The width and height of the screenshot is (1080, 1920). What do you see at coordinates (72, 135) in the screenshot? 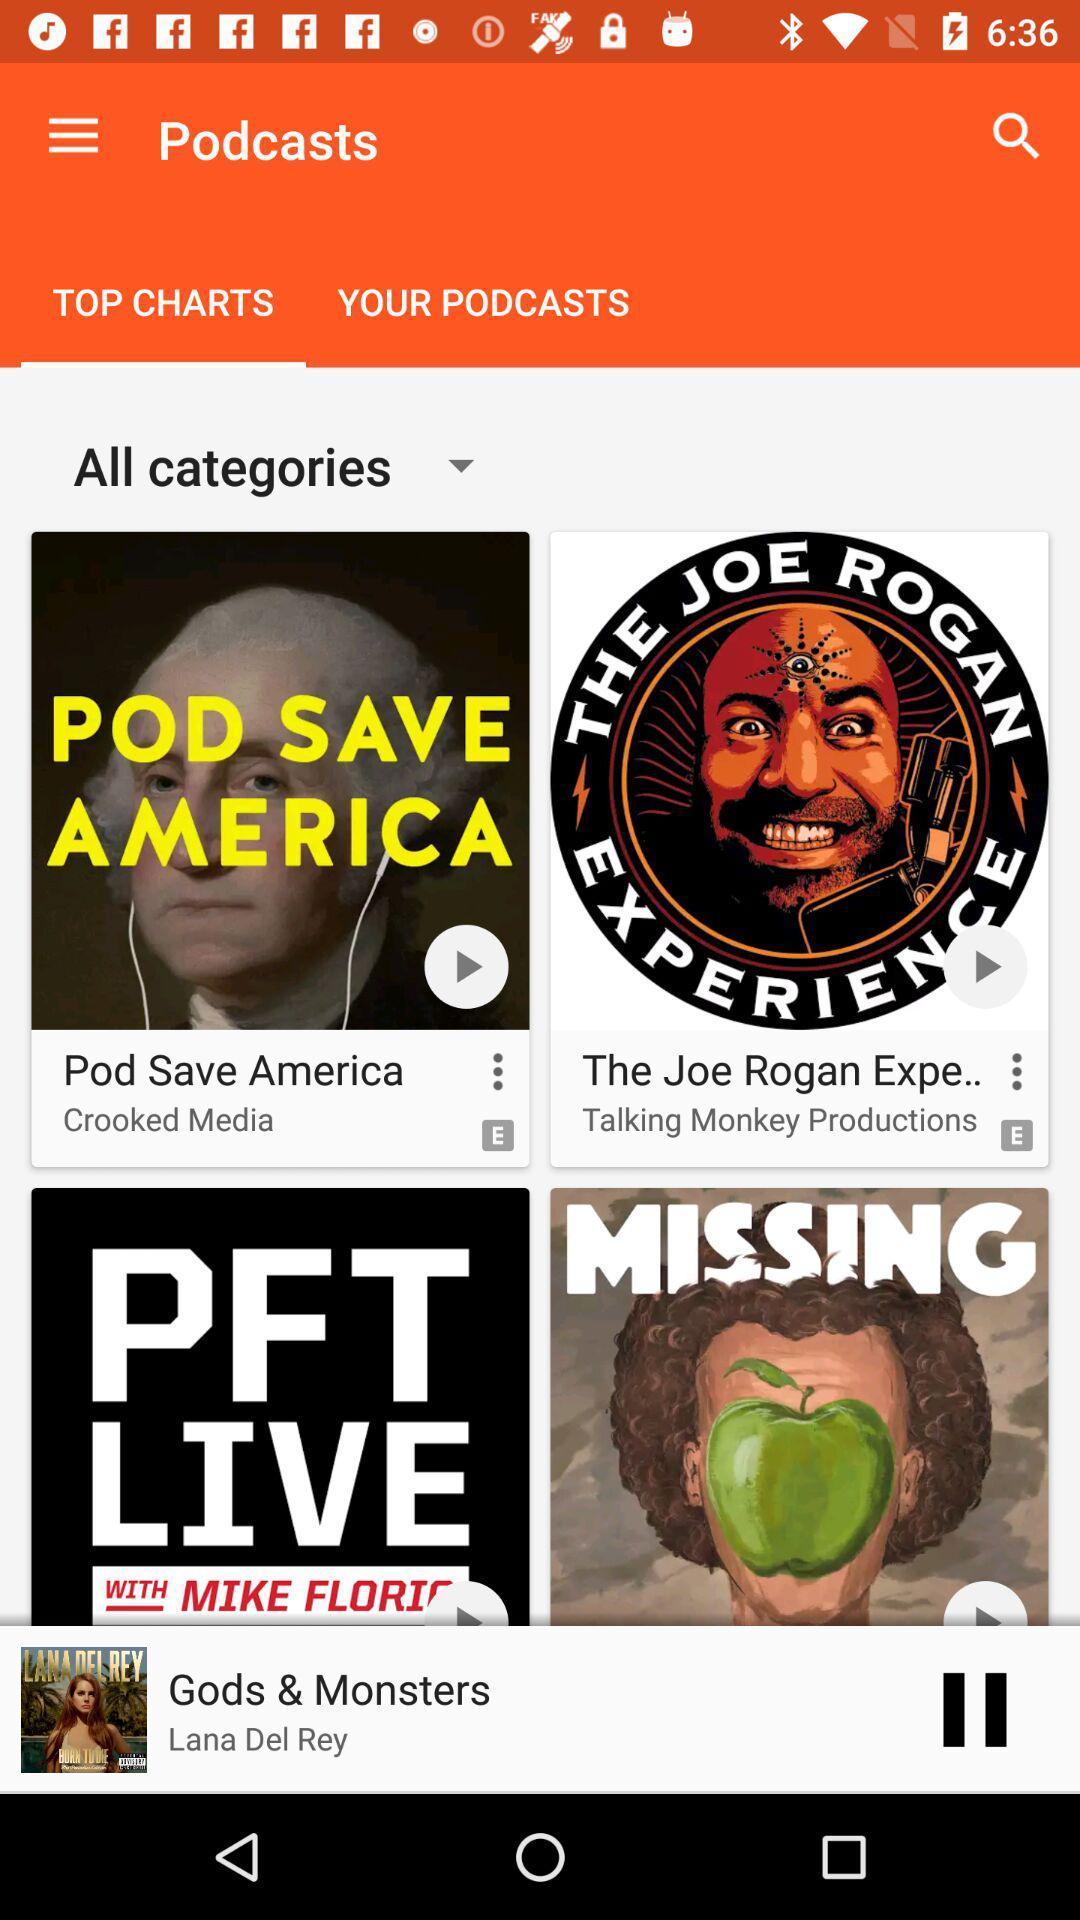
I see `icon next to podcasts` at bounding box center [72, 135].